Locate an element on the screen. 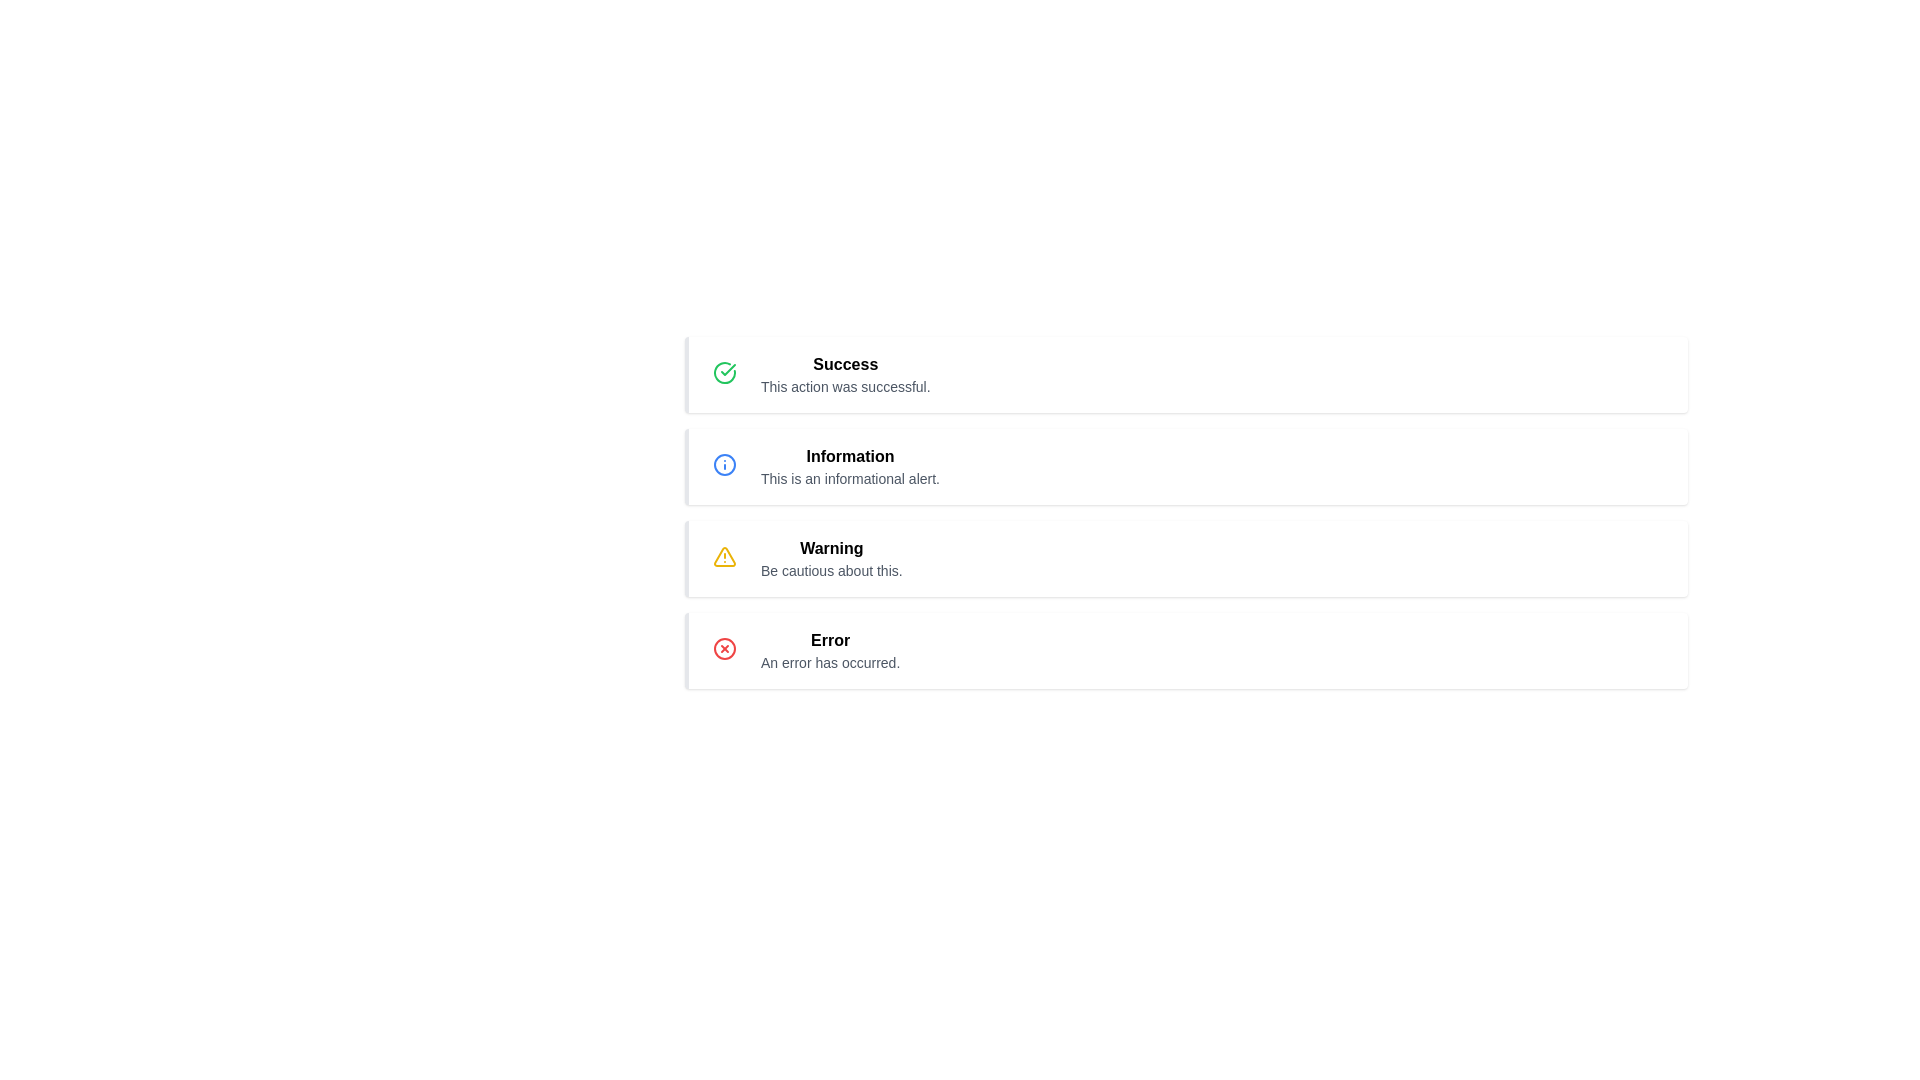 This screenshot has height=1080, width=1920. text label that contains 'This action was successful.' located beneath the bold 'Success' text in the first notification block is located at coordinates (845, 386).